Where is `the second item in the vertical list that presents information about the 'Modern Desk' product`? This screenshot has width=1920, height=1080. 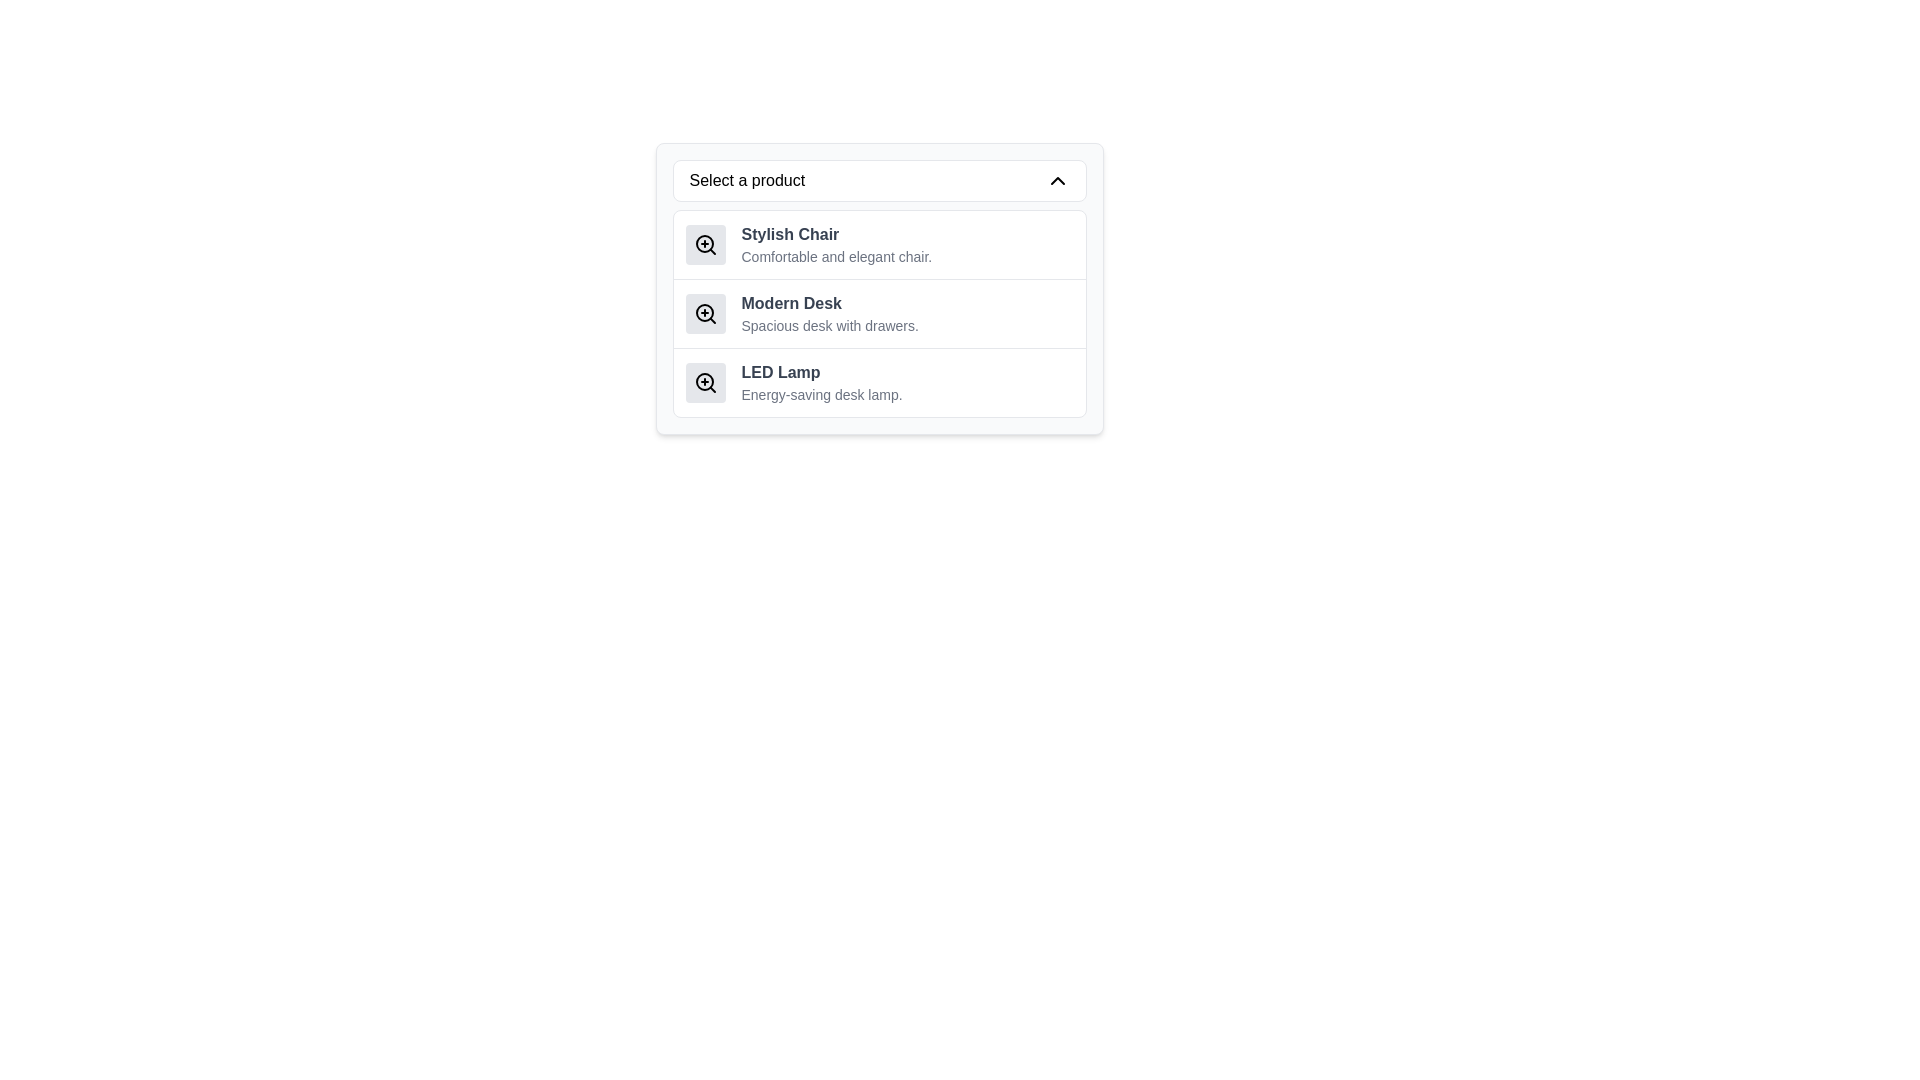
the second item in the vertical list that presents information about the 'Modern Desk' product is located at coordinates (879, 313).